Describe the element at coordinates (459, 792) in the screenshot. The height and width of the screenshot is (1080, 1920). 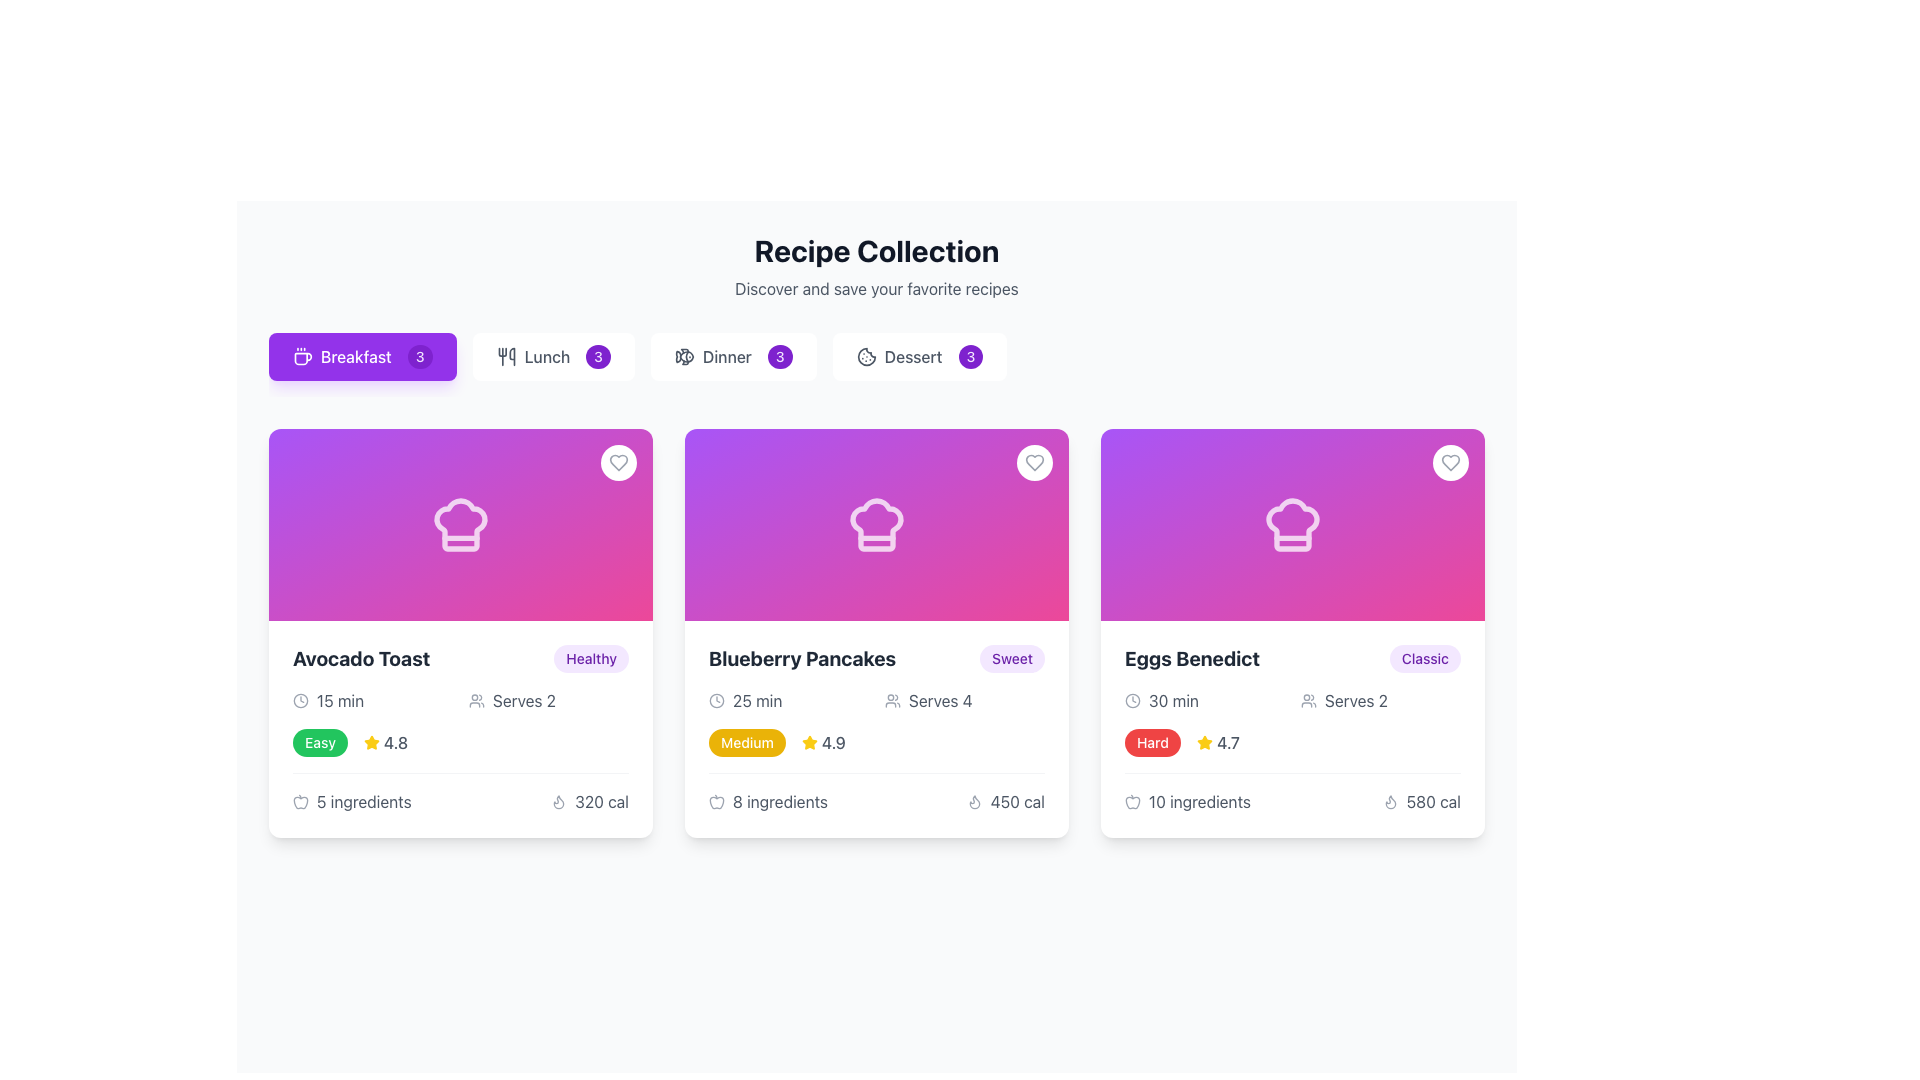
I see `the display information element that shows the number of ingredients (5) and calorie content (320 calories) for the 'Avocado Toast' recipe` at that location.